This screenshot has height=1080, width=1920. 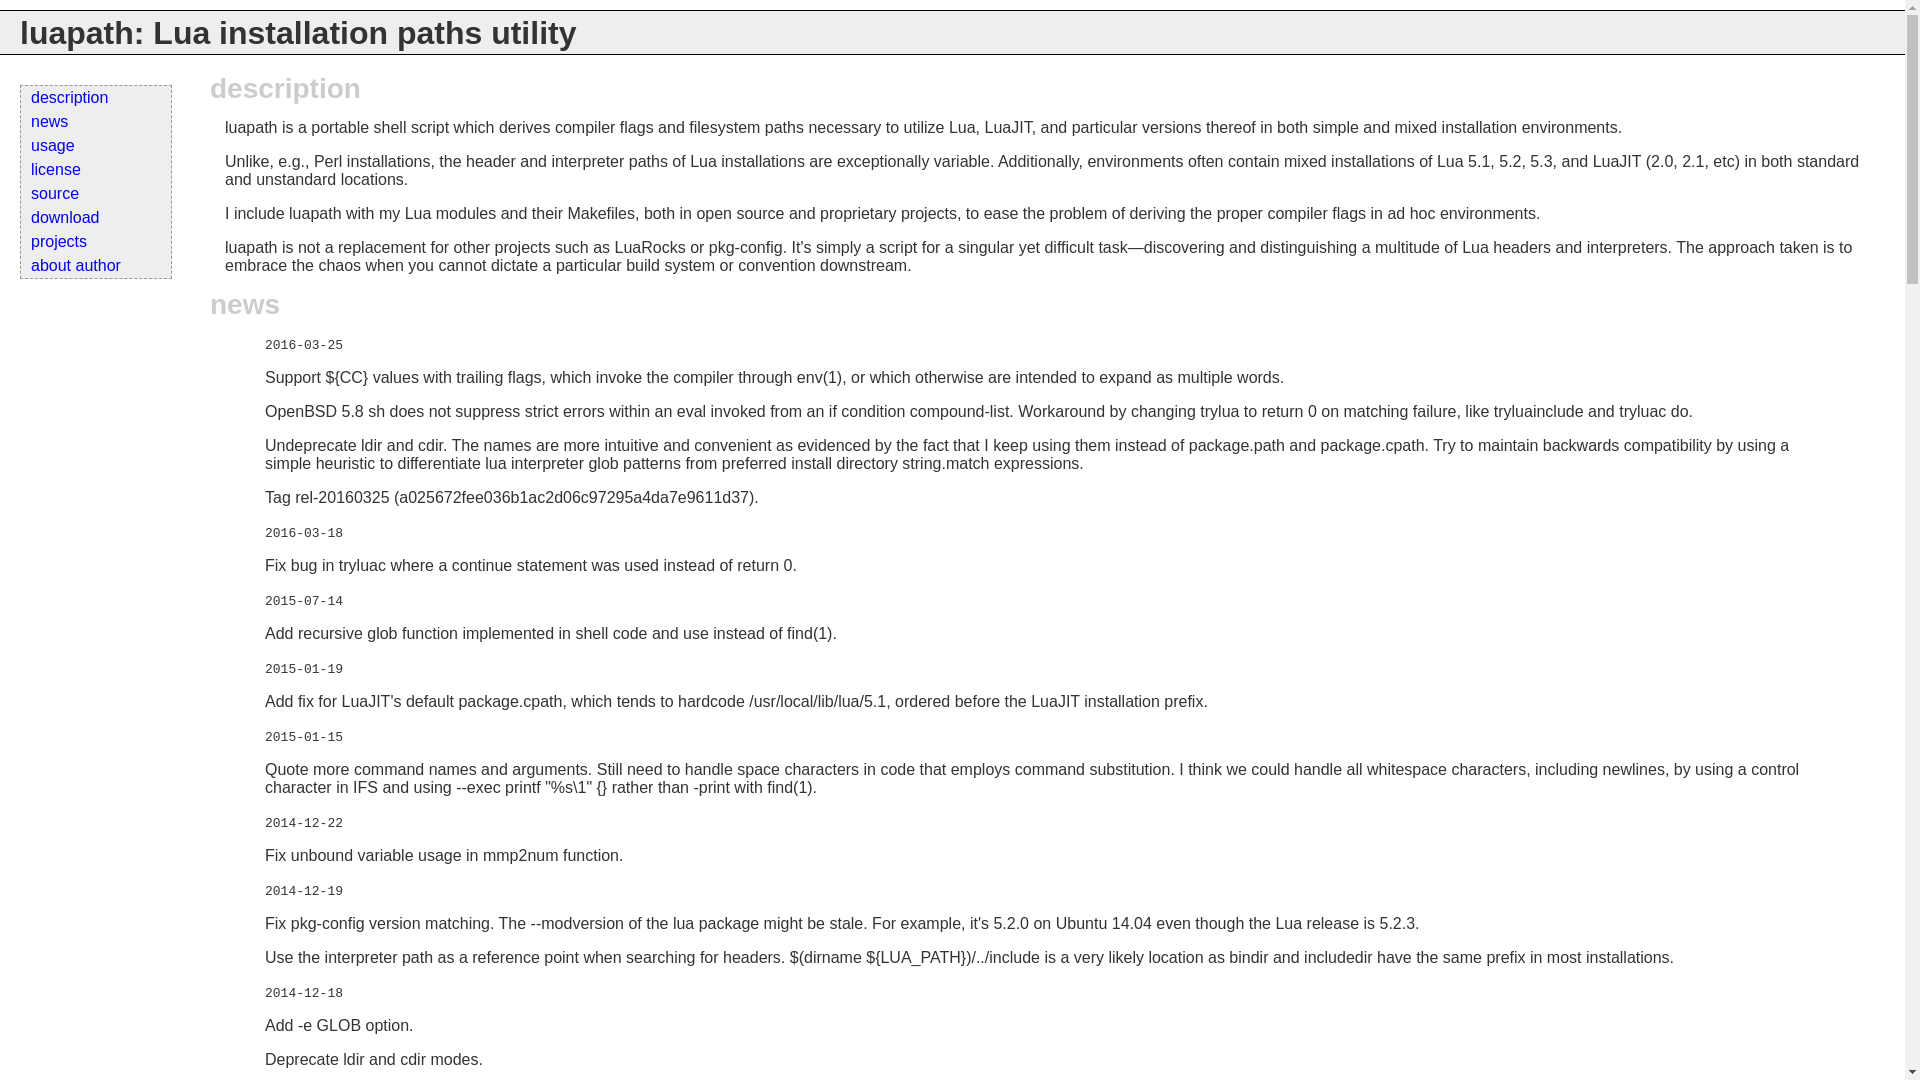 What do you see at coordinates (95, 193) in the screenshot?
I see `'source'` at bounding box center [95, 193].